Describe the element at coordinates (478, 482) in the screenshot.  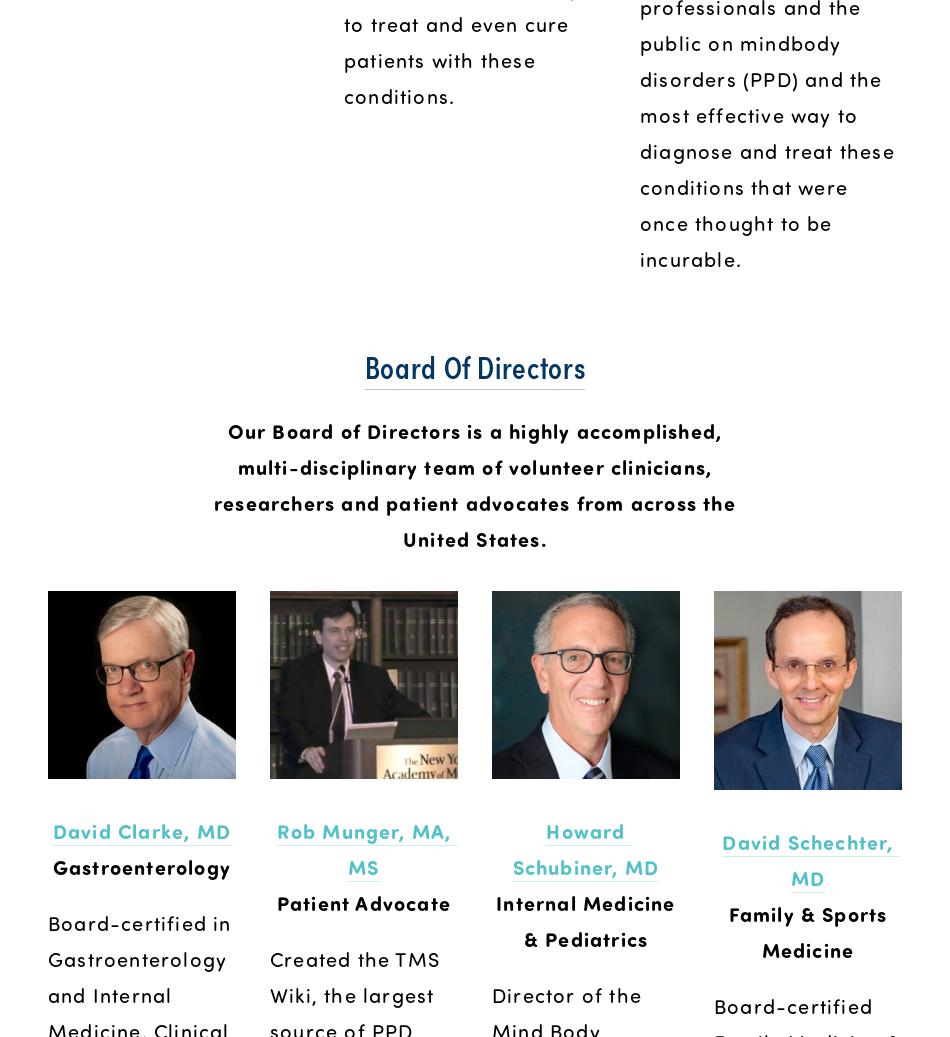
I see `'Our Board of Directors is a highly accomplished, multi-disciplinary team of volunteer clinicians, researchers and patient advocates from across the United States.'` at that location.